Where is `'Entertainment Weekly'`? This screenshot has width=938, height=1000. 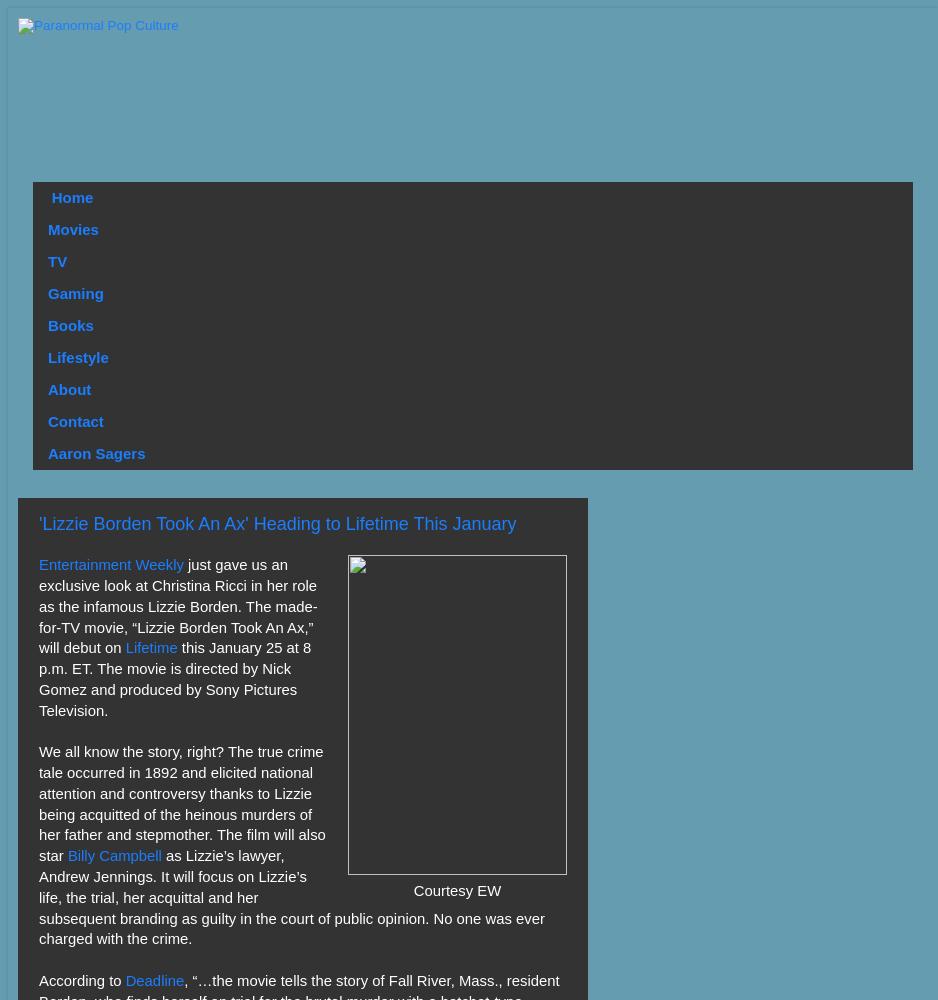 'Entertainment Weekly' is located at coordinates (109, 564).